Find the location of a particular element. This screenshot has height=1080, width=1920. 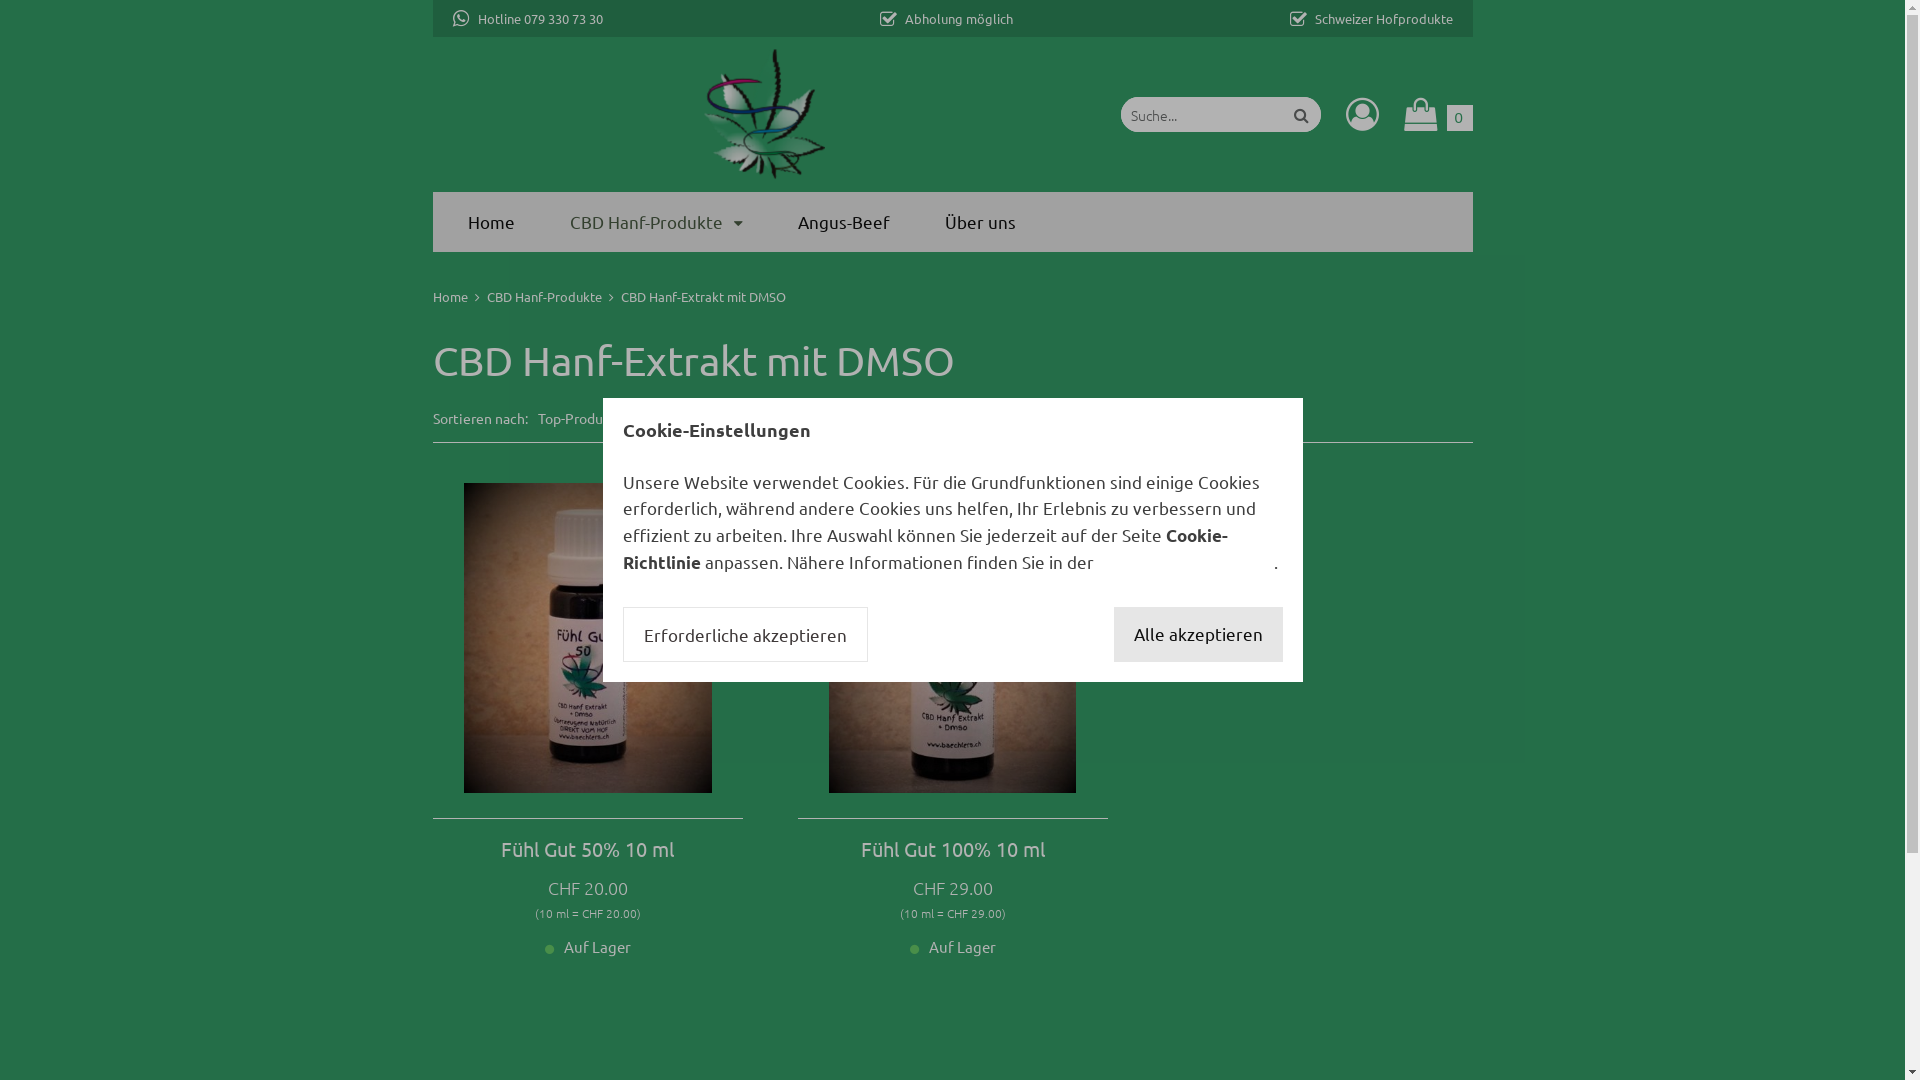

'Suche' is located at coordinates (1300, 114).